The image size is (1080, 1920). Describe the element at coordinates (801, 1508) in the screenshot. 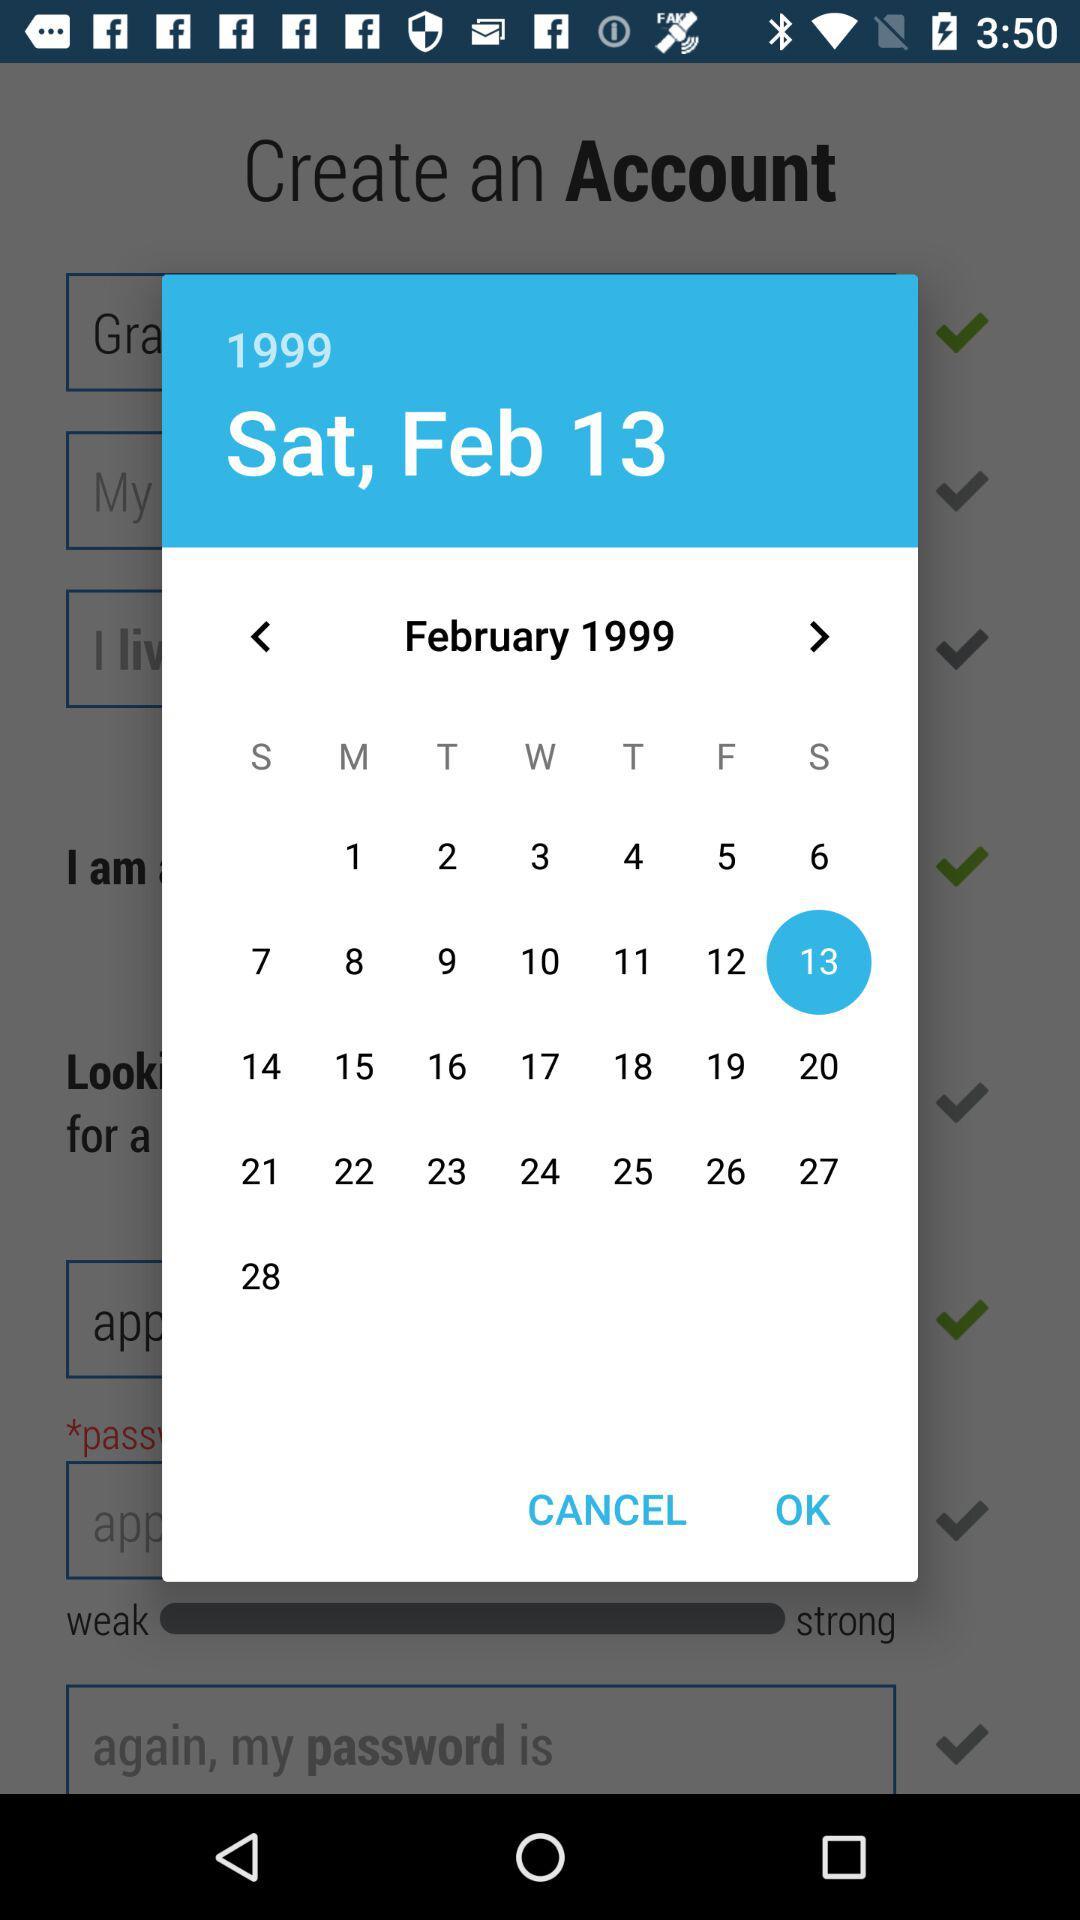

I see `the item to the right of cancel icon` at that location.